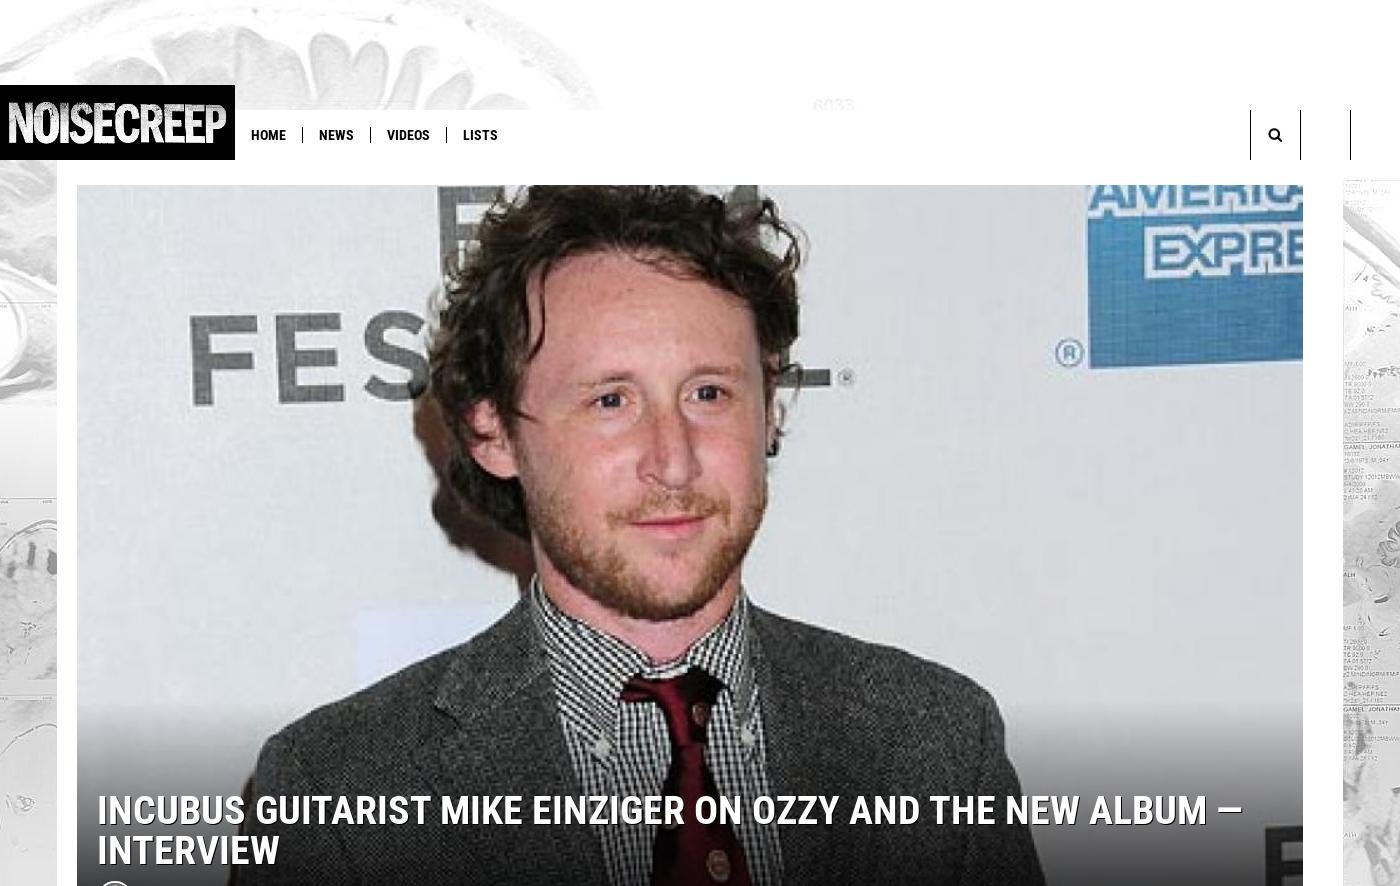  I want to click on 'Home', so click(268, 134).